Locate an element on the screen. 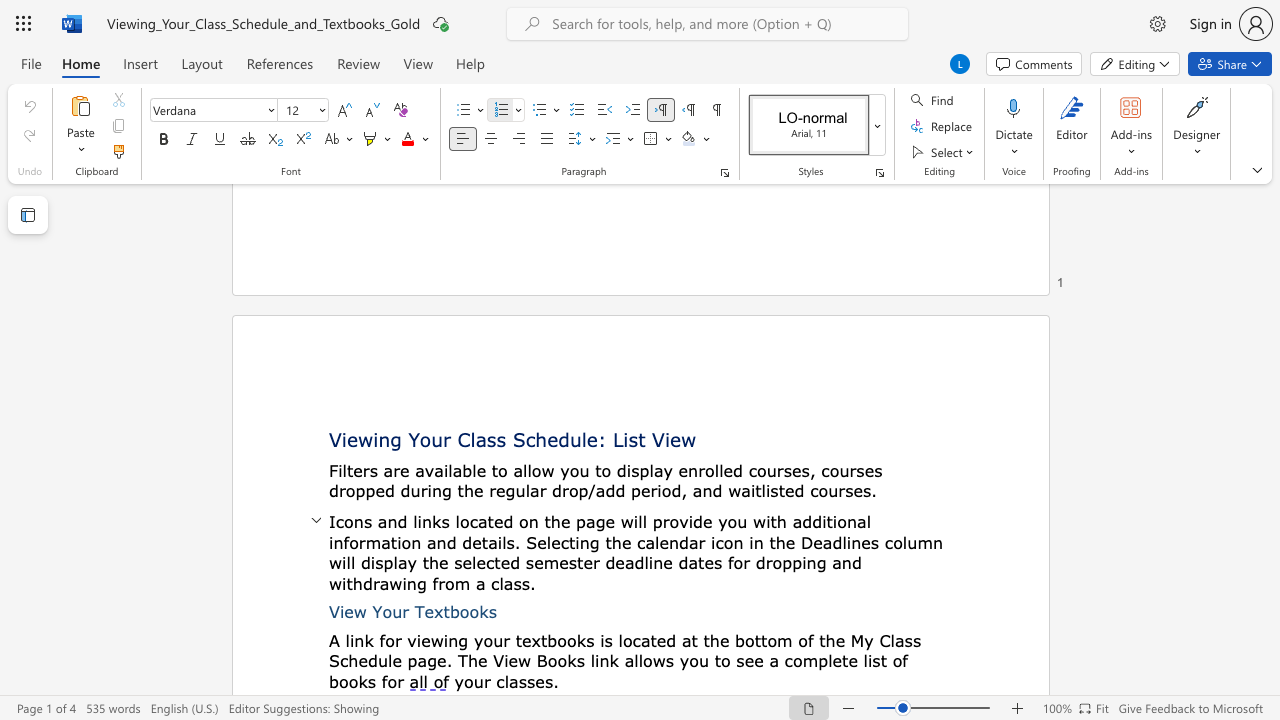 The image size is (1280, 720). the 1th character "k" in the text is located at coordinates (435, 521).